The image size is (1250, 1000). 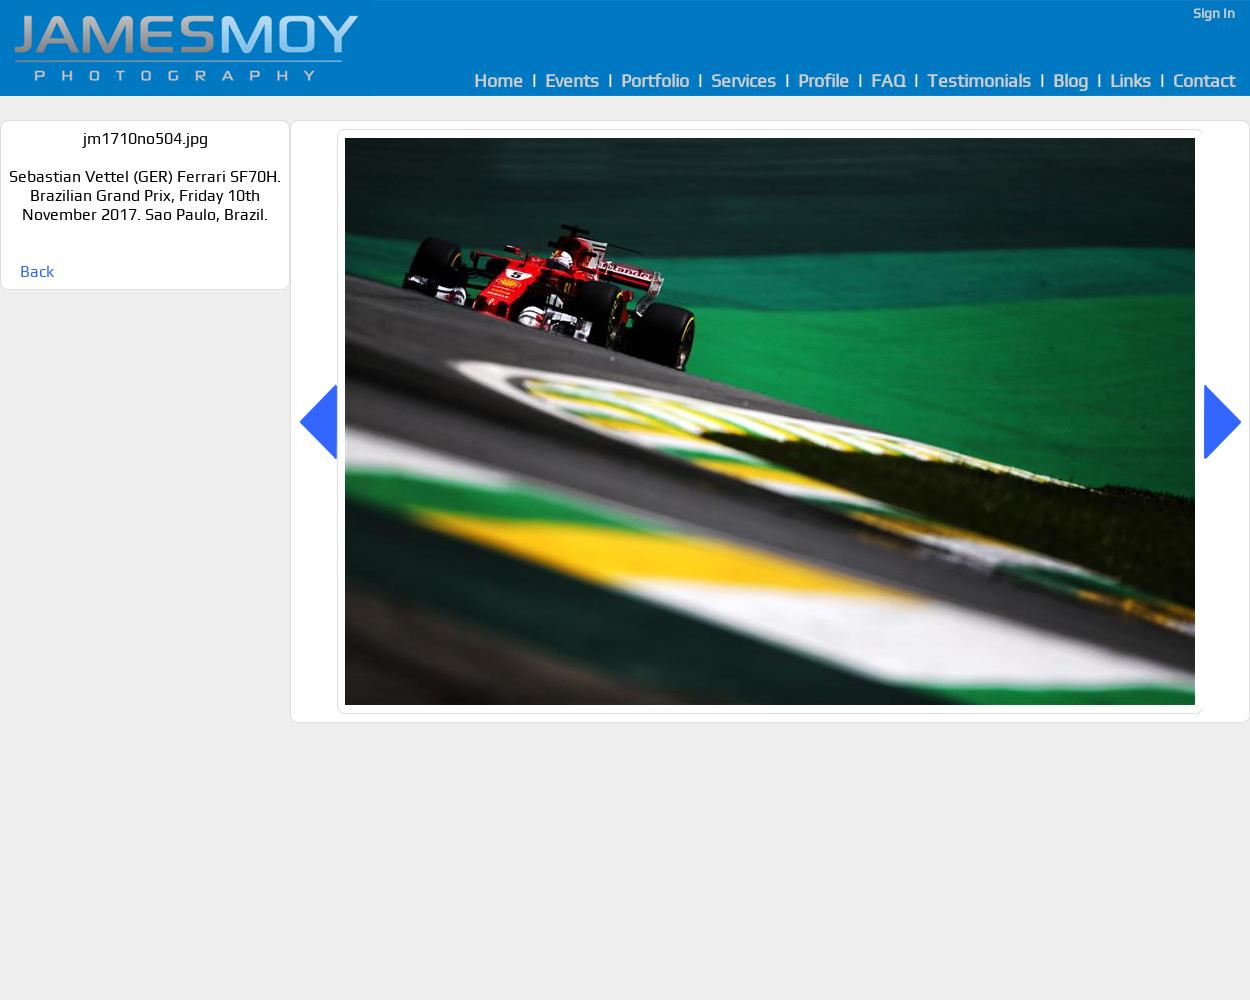 I want to click on 'Profile', so click(x=798, y=79).